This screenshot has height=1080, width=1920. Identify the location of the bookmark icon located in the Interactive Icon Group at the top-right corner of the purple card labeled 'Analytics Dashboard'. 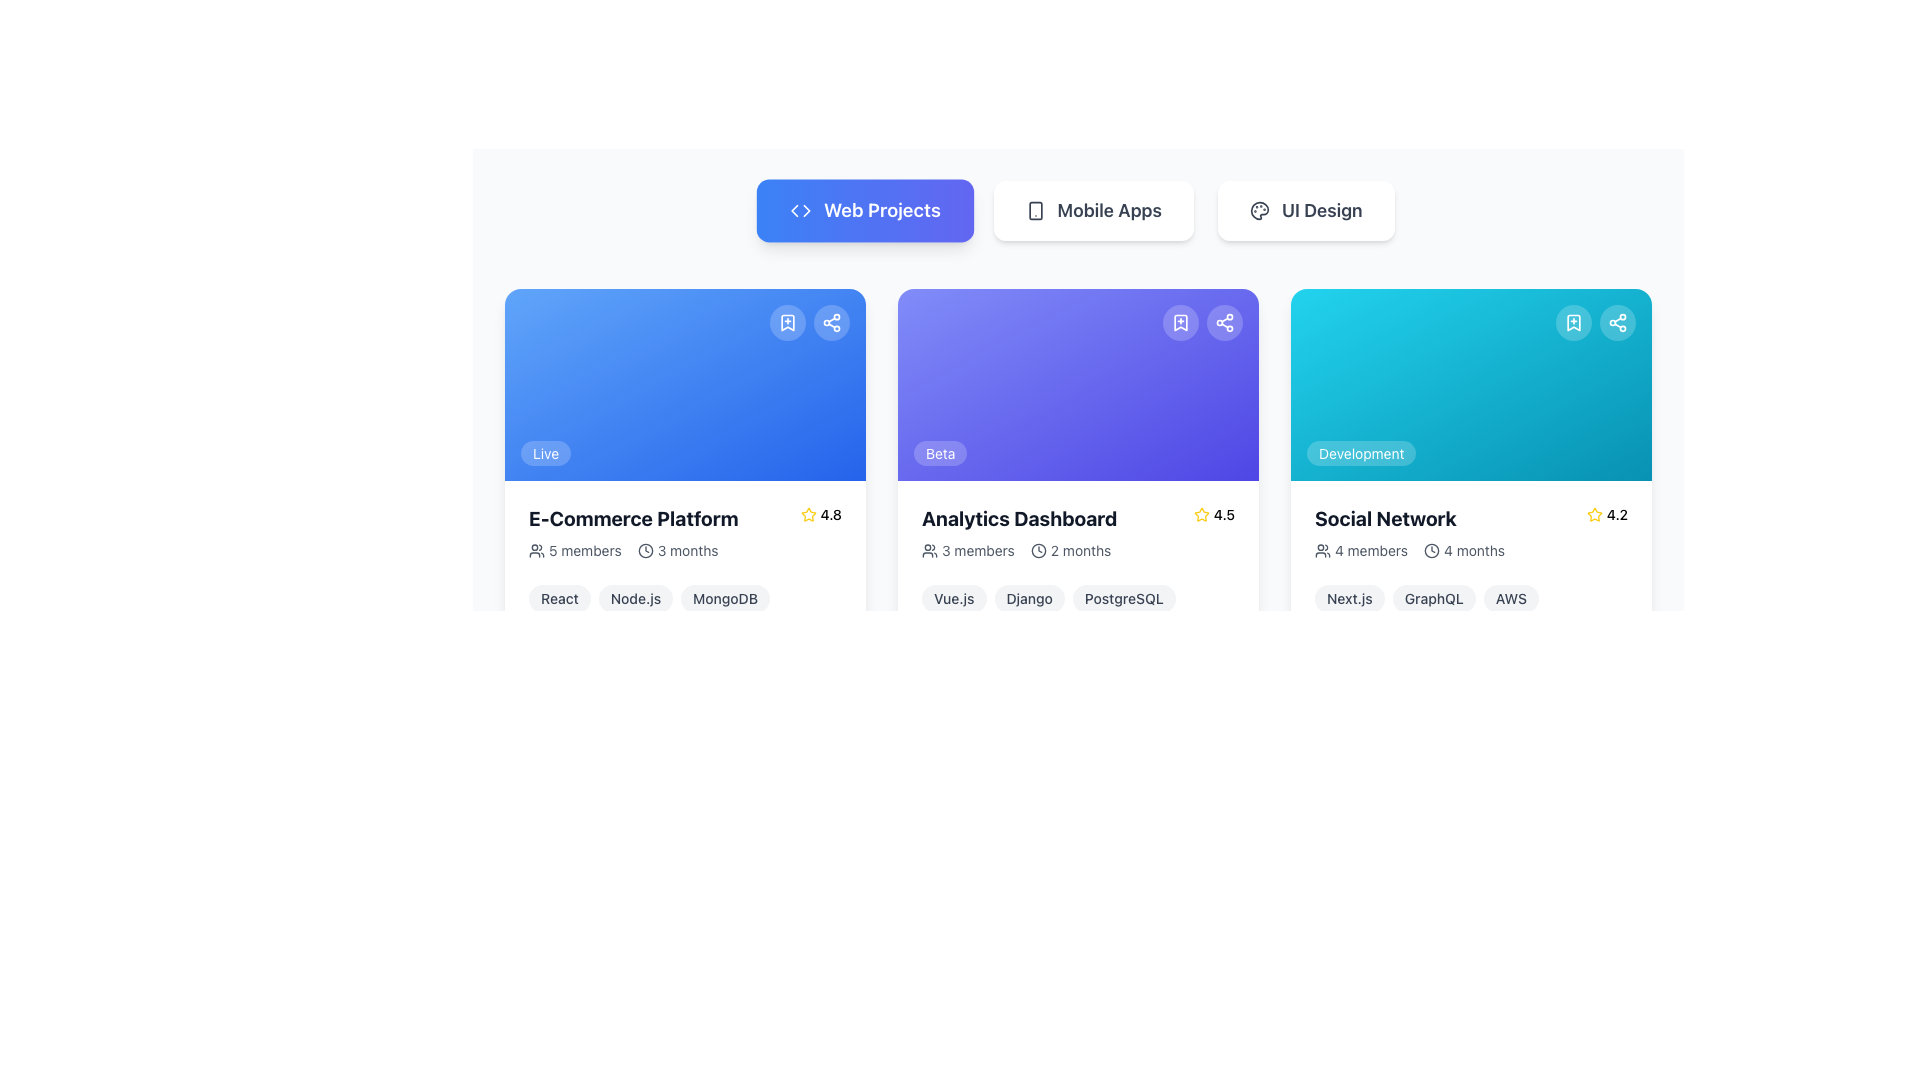
(1202, 322).